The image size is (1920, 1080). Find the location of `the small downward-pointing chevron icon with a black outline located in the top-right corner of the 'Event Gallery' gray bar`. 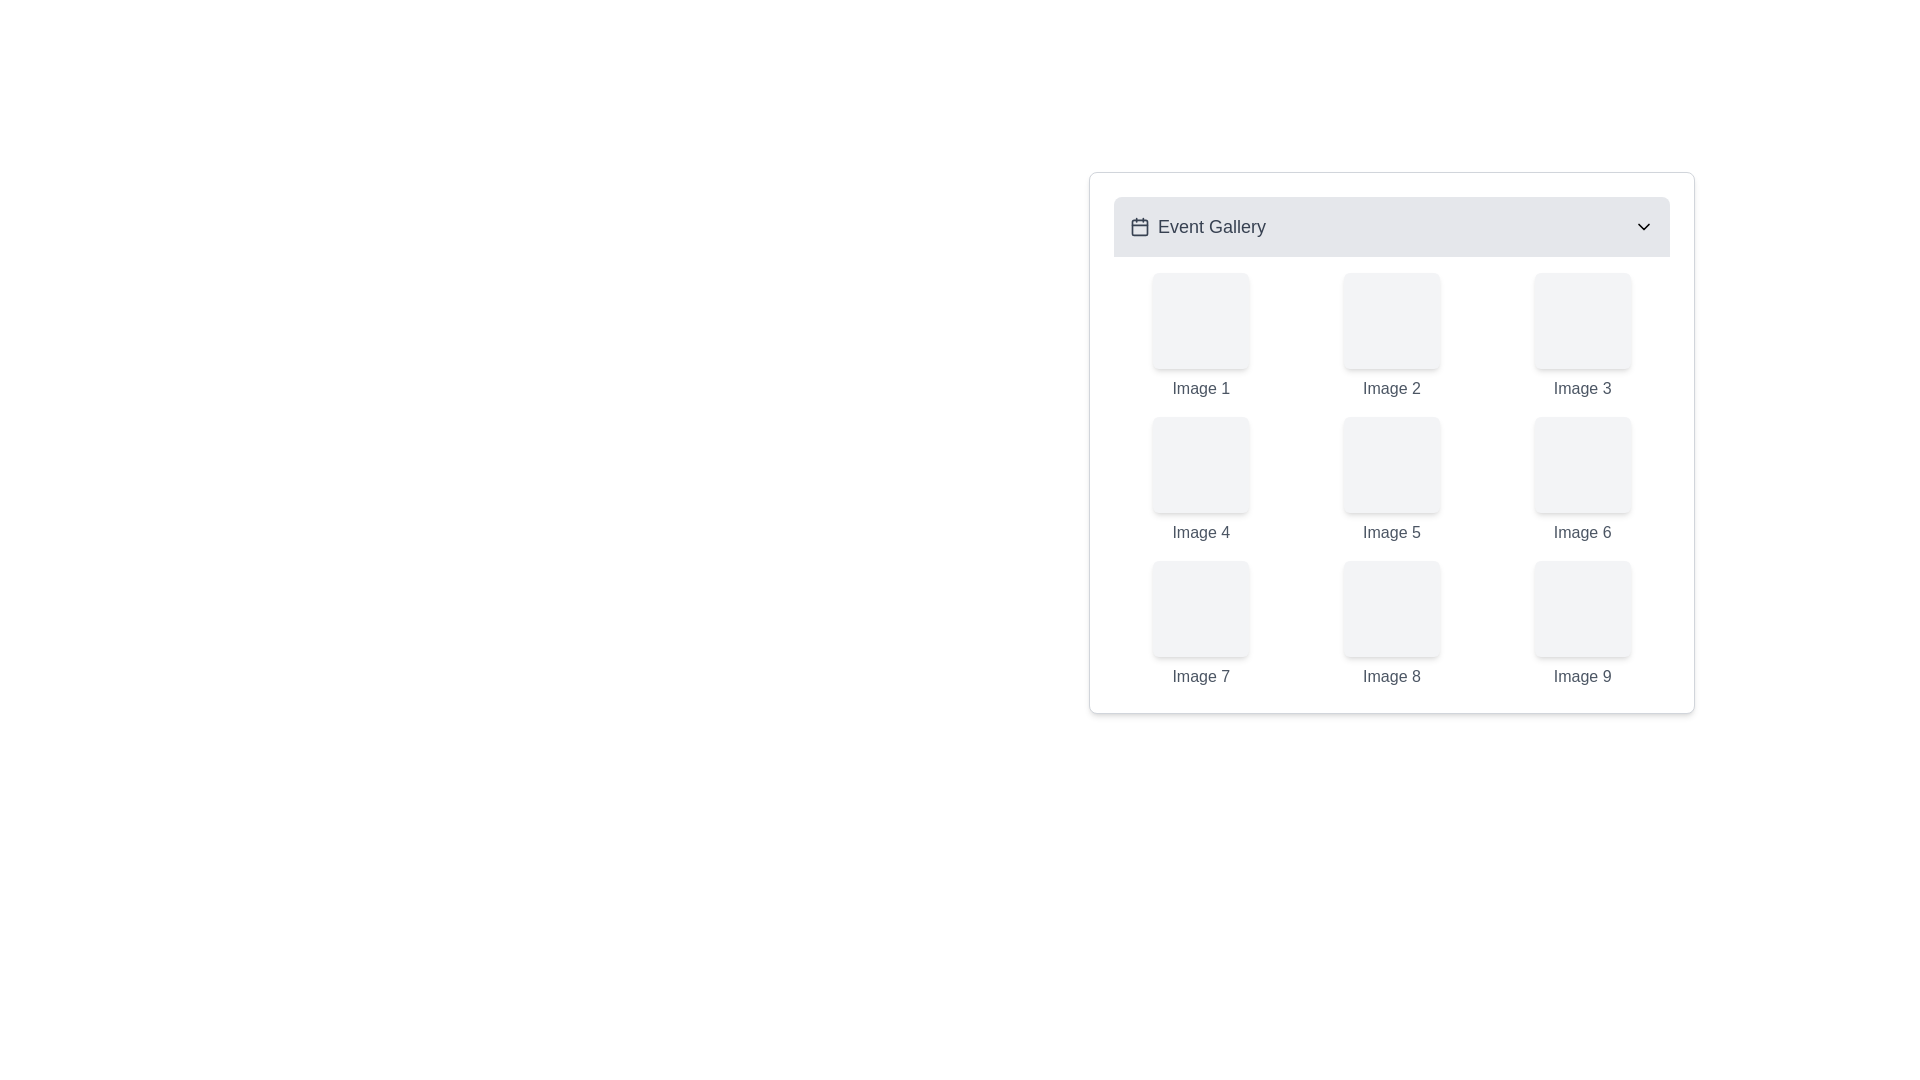

the small downward-pointing chevron icon with a black outline located in the top-right corner of the 'Event Gallery' gray bar is located at coordinates (1643, 226).